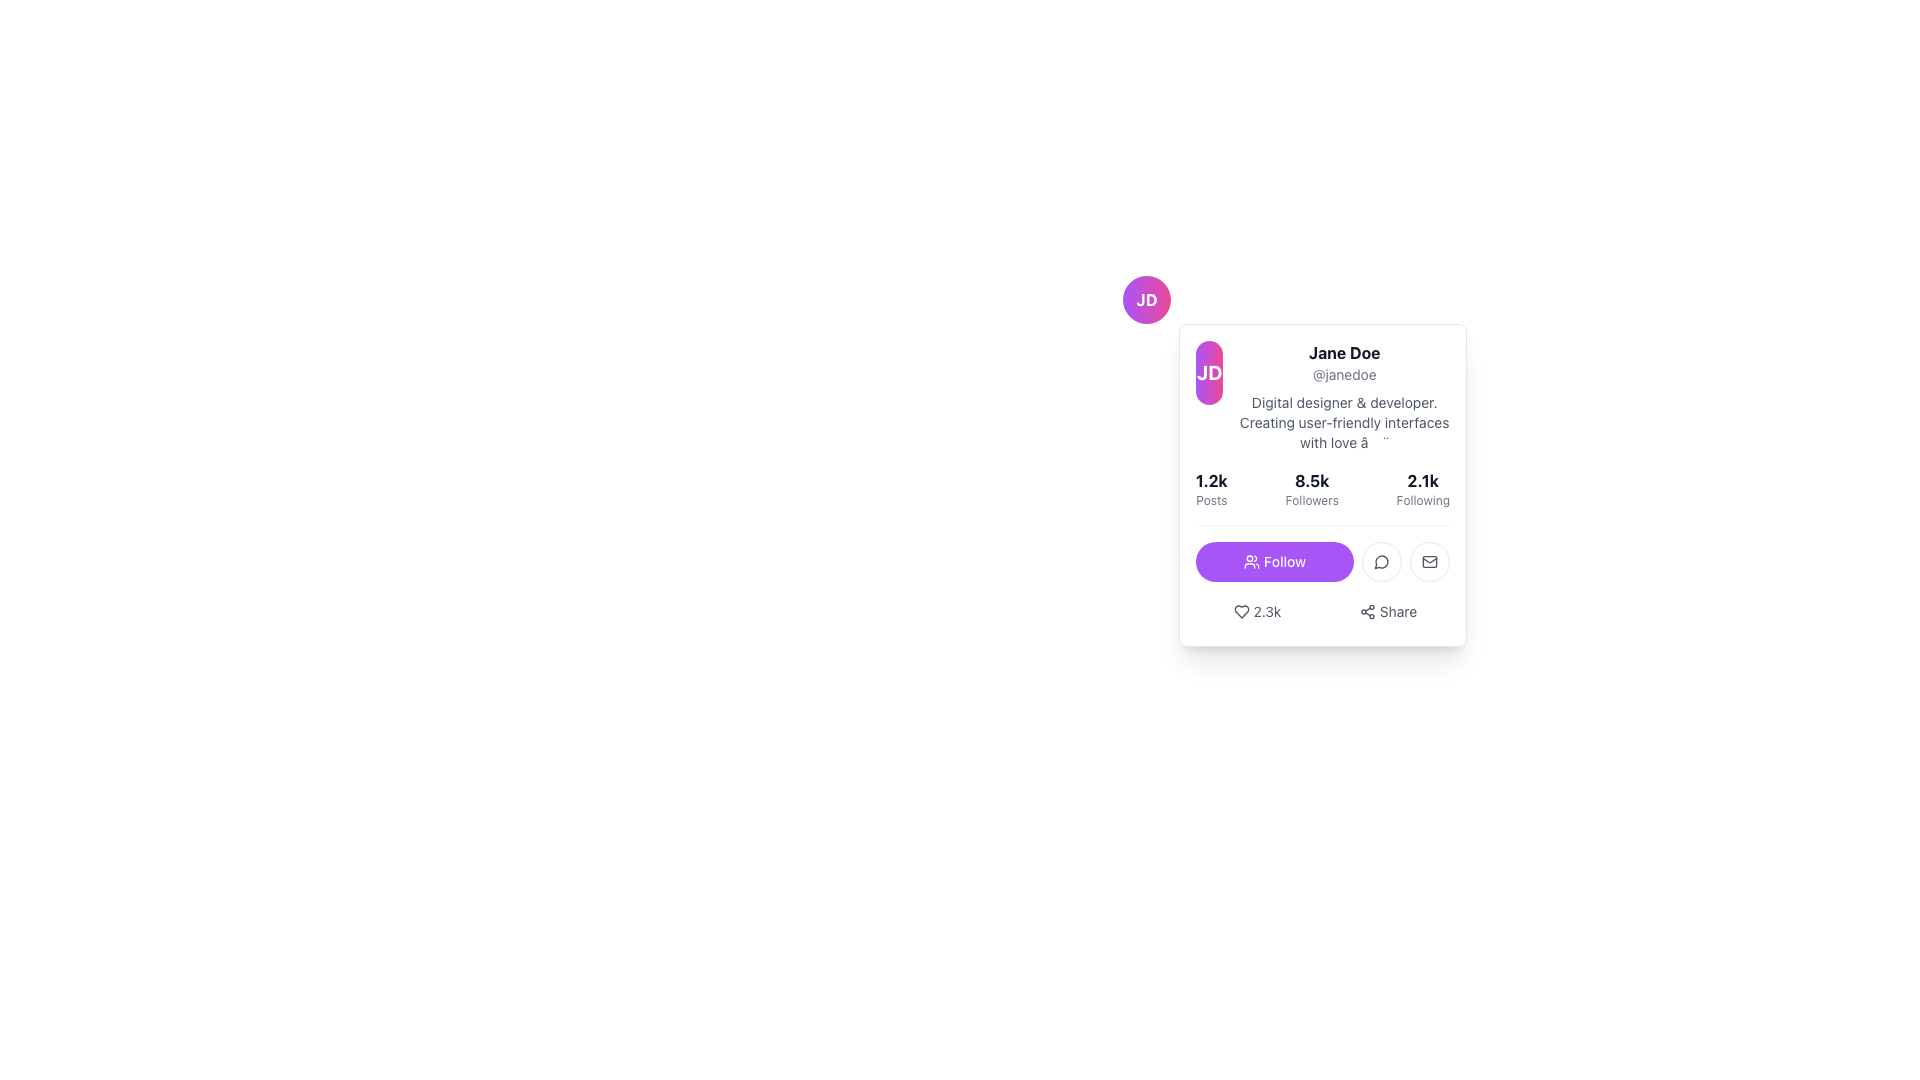 The width and height of the screenshot is (1920, 1080). Describe the element at coordinates (1323, 496) in the screenshot. I see `the Metric display component that shows the summary of posts, followers, and followings` at that location.